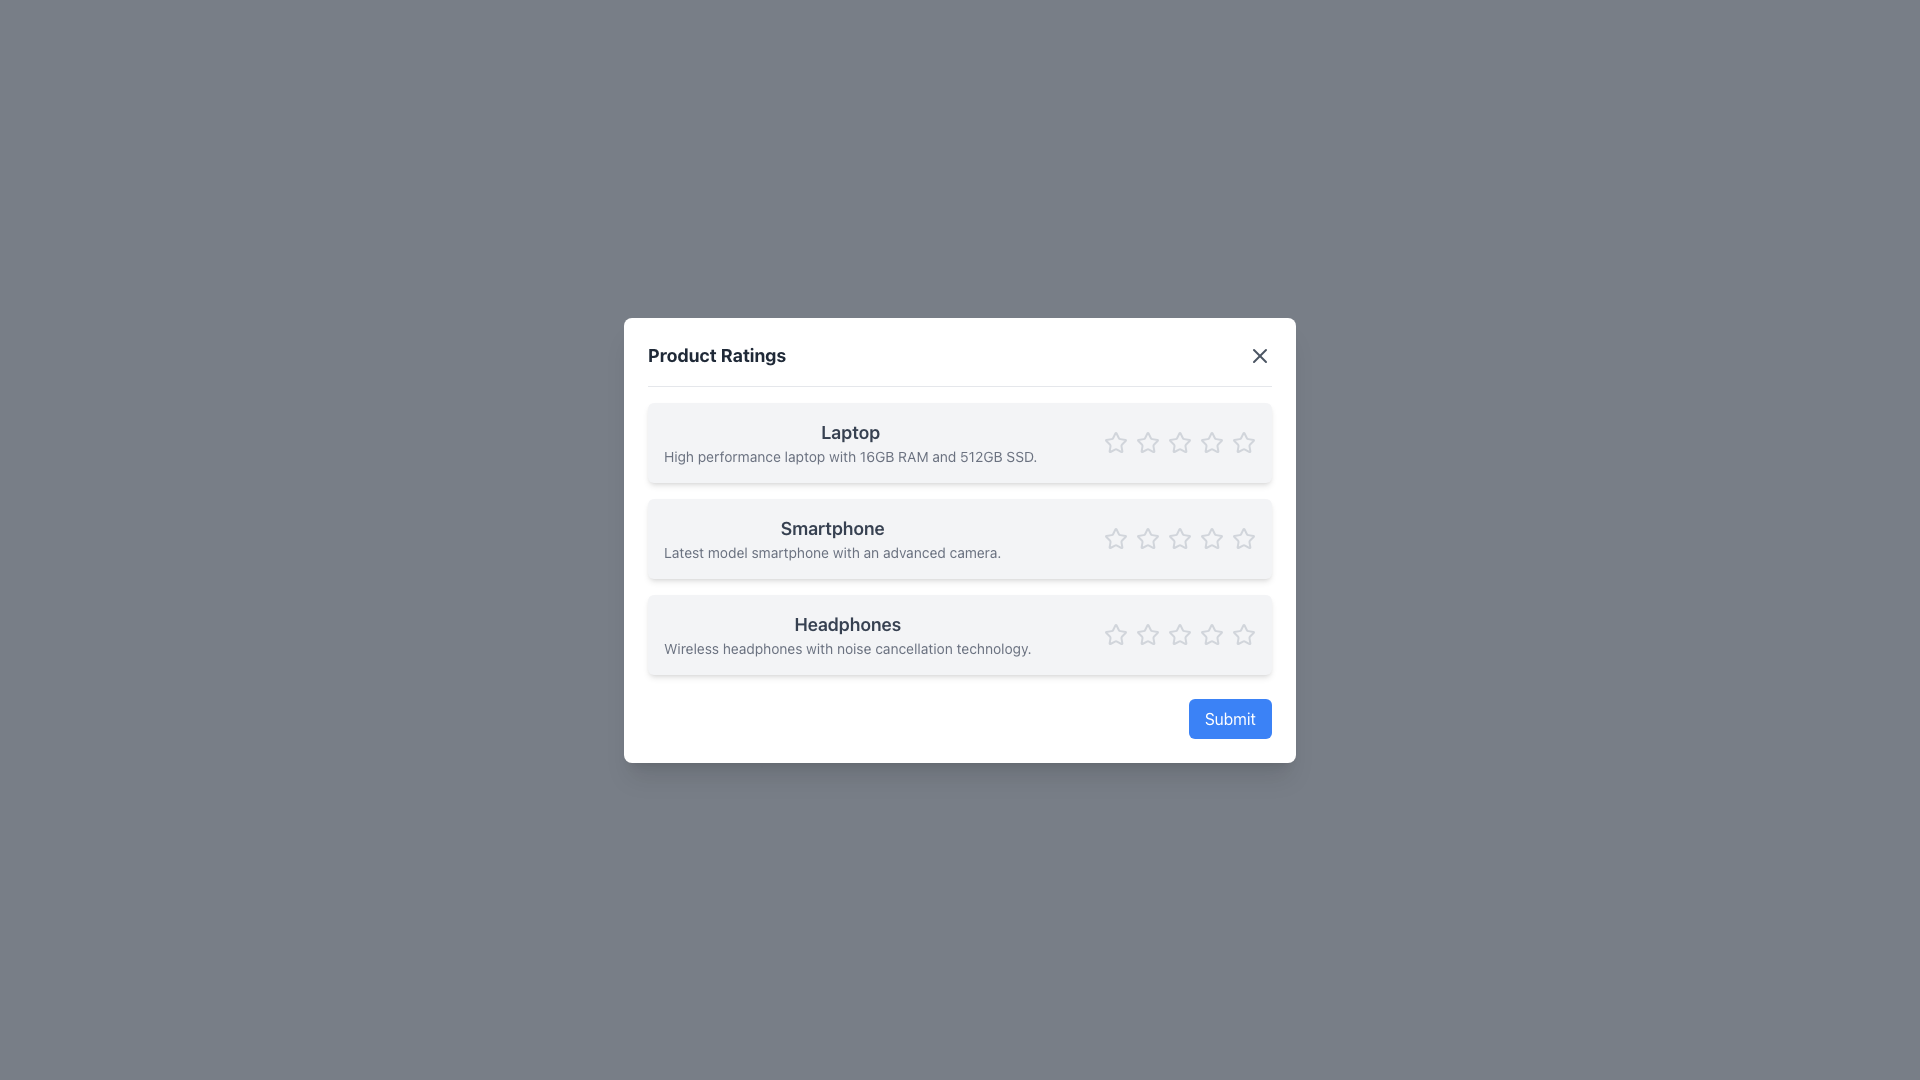  I want to click on text displayed in the Text Block labeled 'Smartphone', which contains a bold title and a description about the latest model smartphone, so click(832, 537).